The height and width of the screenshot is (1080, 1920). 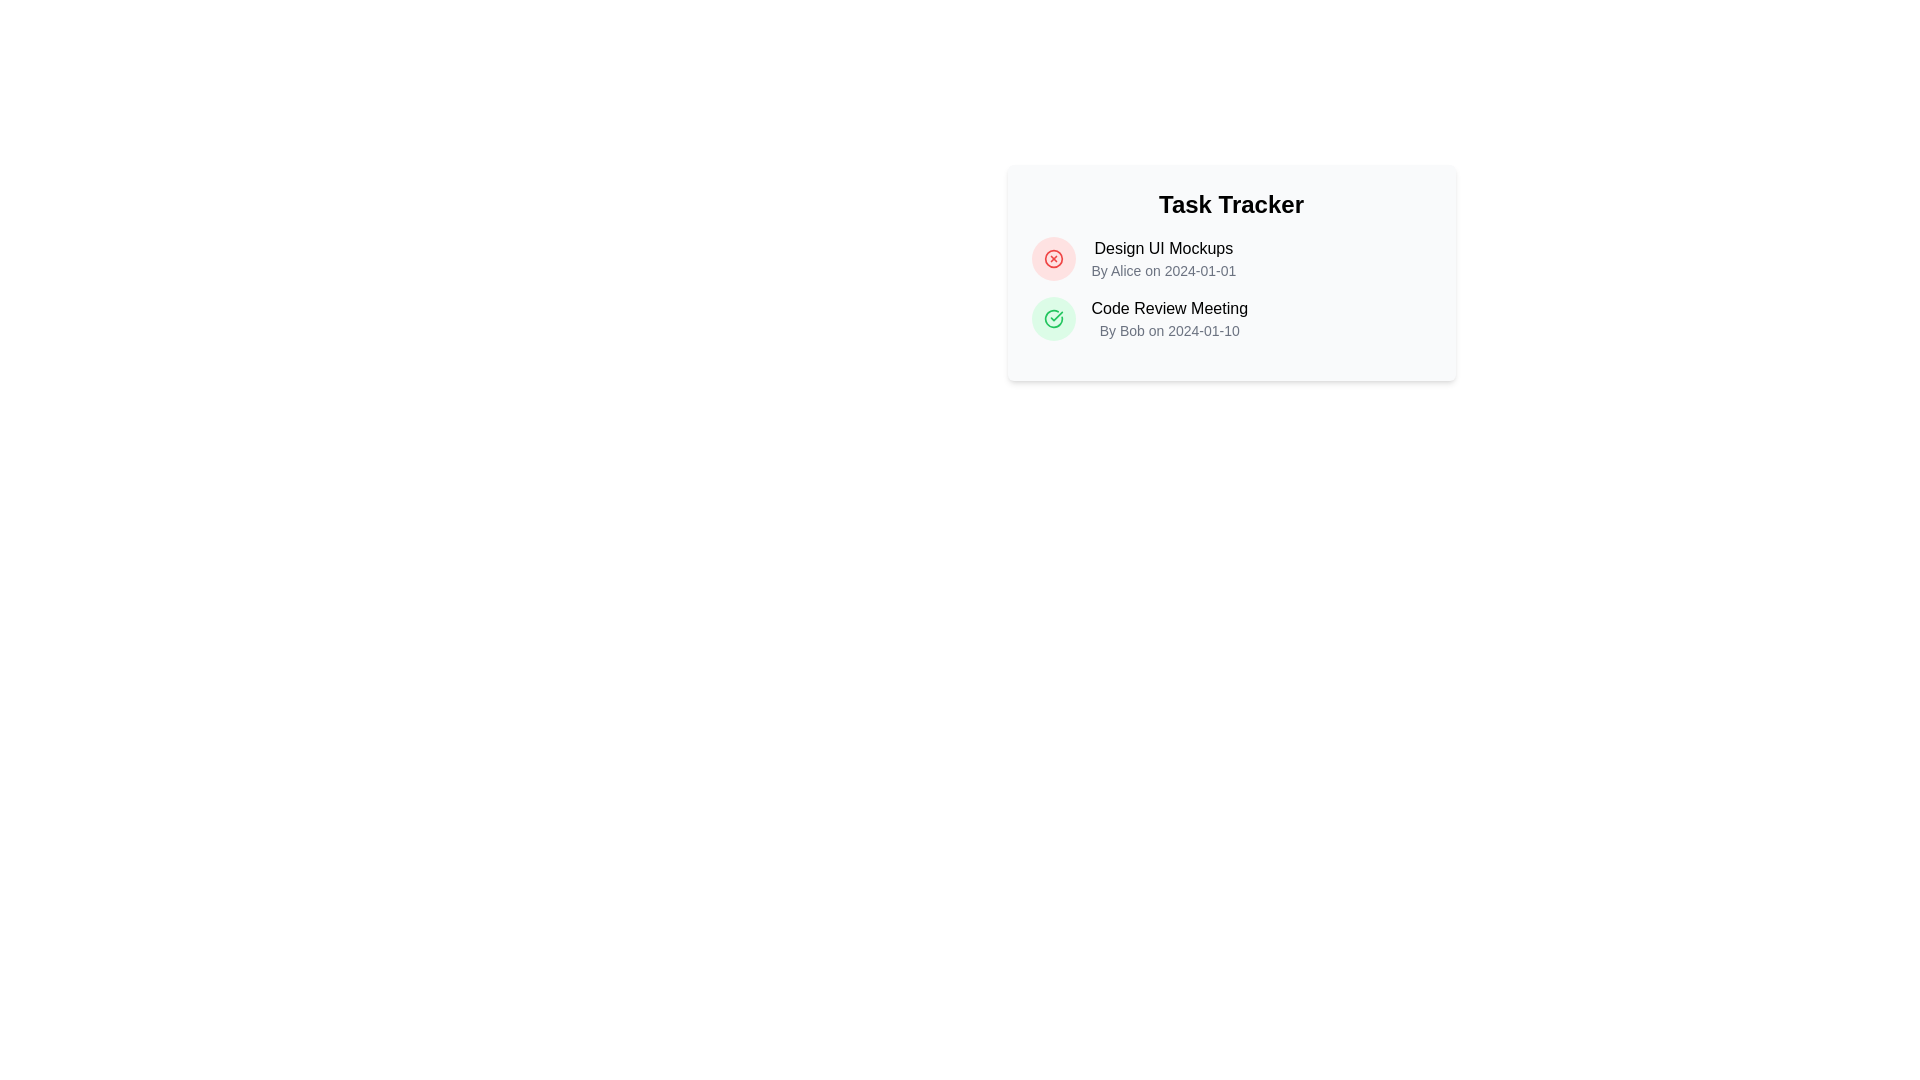 What do you see at coordinates (1052, 257) in the screenshot?
I see `the icon indicator (circle with an X) for the 'Design UI Mockups' task entry in the top task entry of the task tracker component` at bounding box center [1052, 257].